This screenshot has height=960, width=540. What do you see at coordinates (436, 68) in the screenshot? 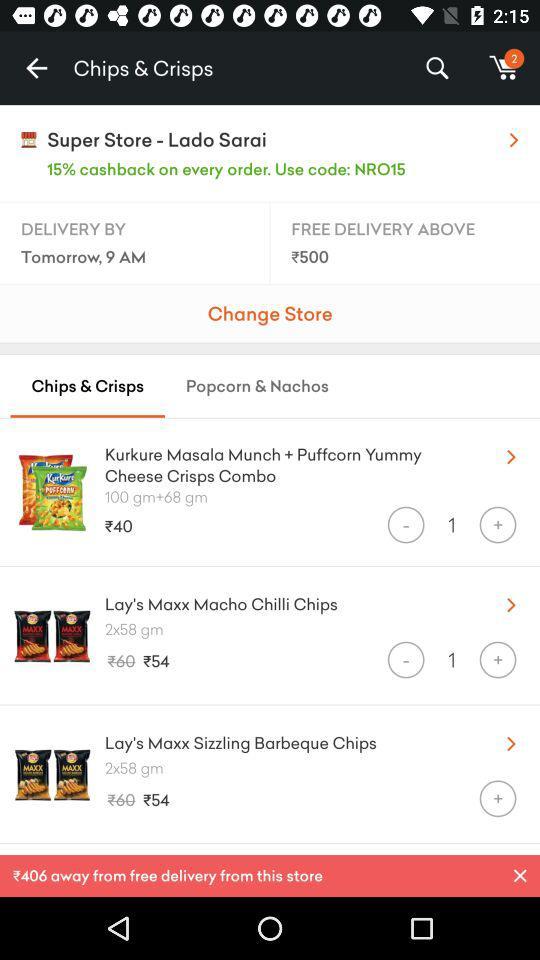
I see `item to the left of the m icon` at bounding box center [436, 68].